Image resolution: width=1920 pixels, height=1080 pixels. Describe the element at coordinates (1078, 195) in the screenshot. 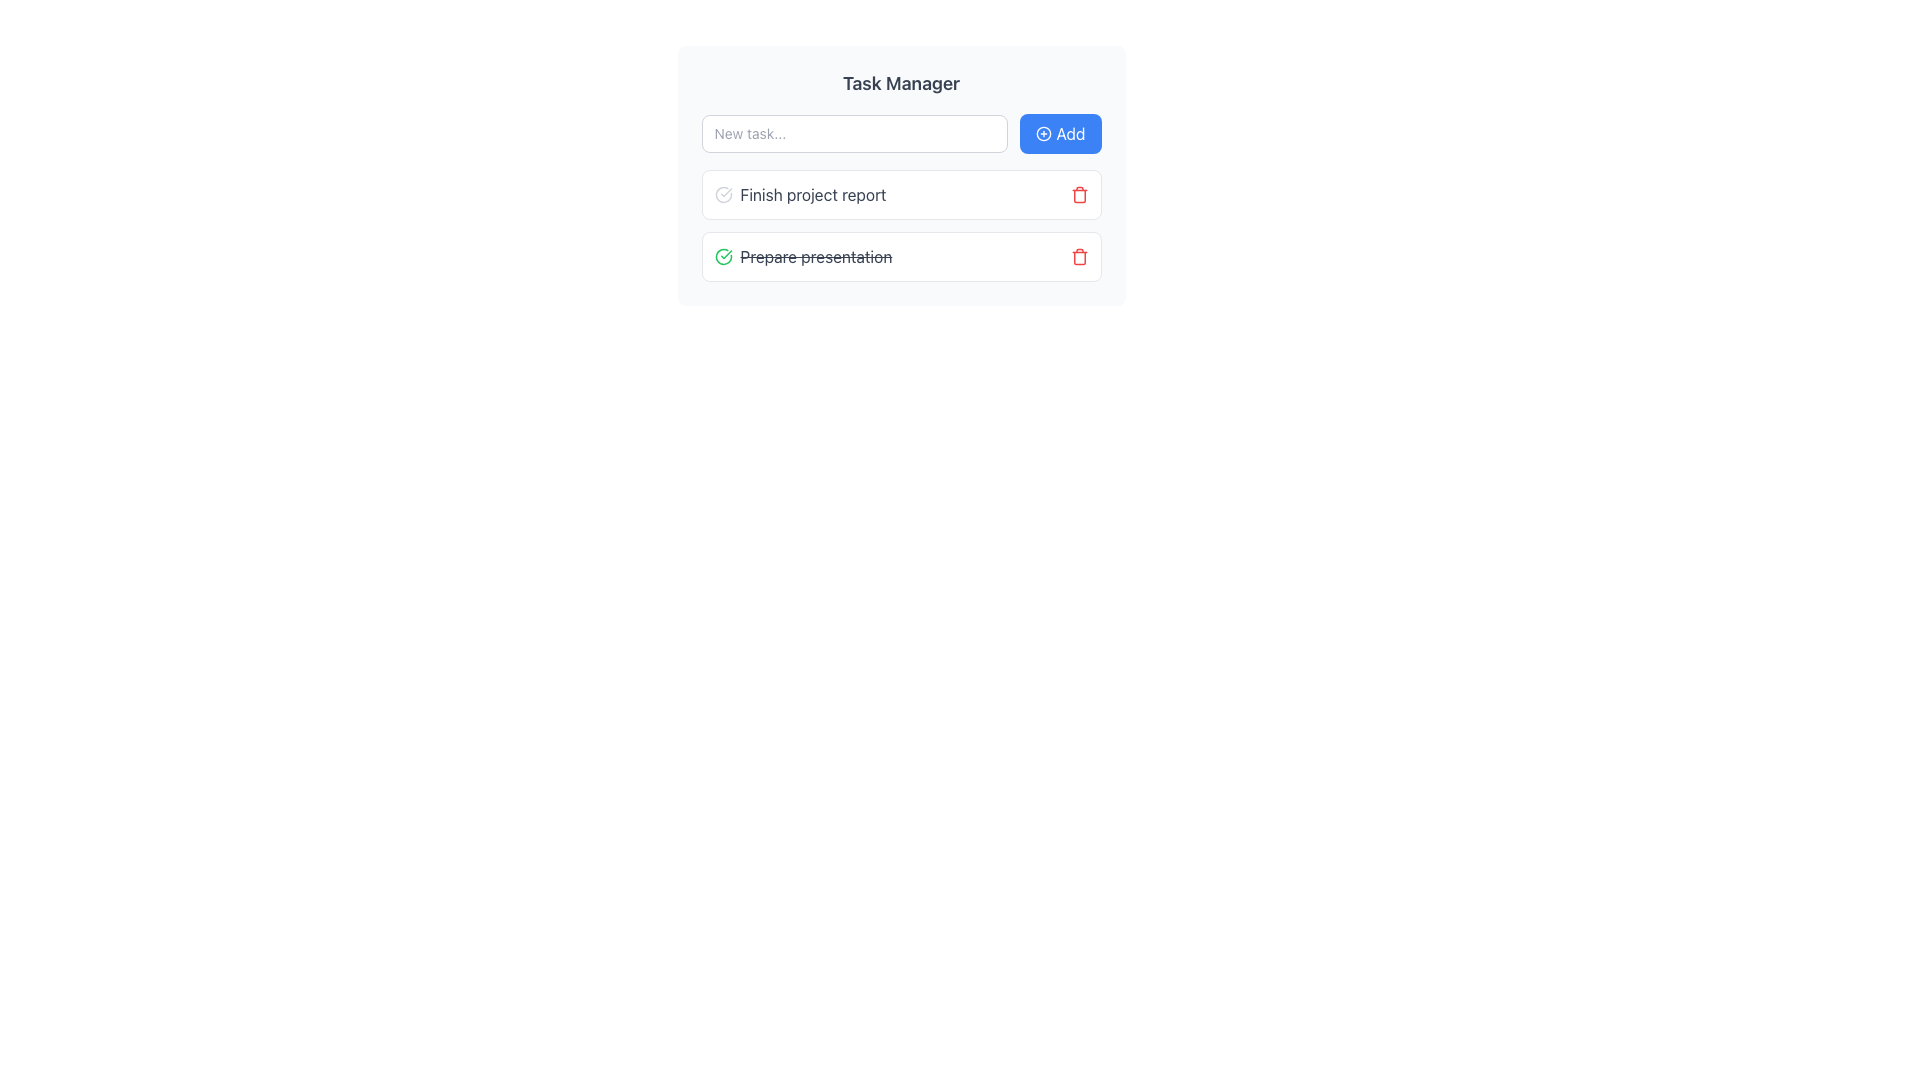

I see `the delete button located at the far right of the task entry labeled 'Finish project report'` at that location.